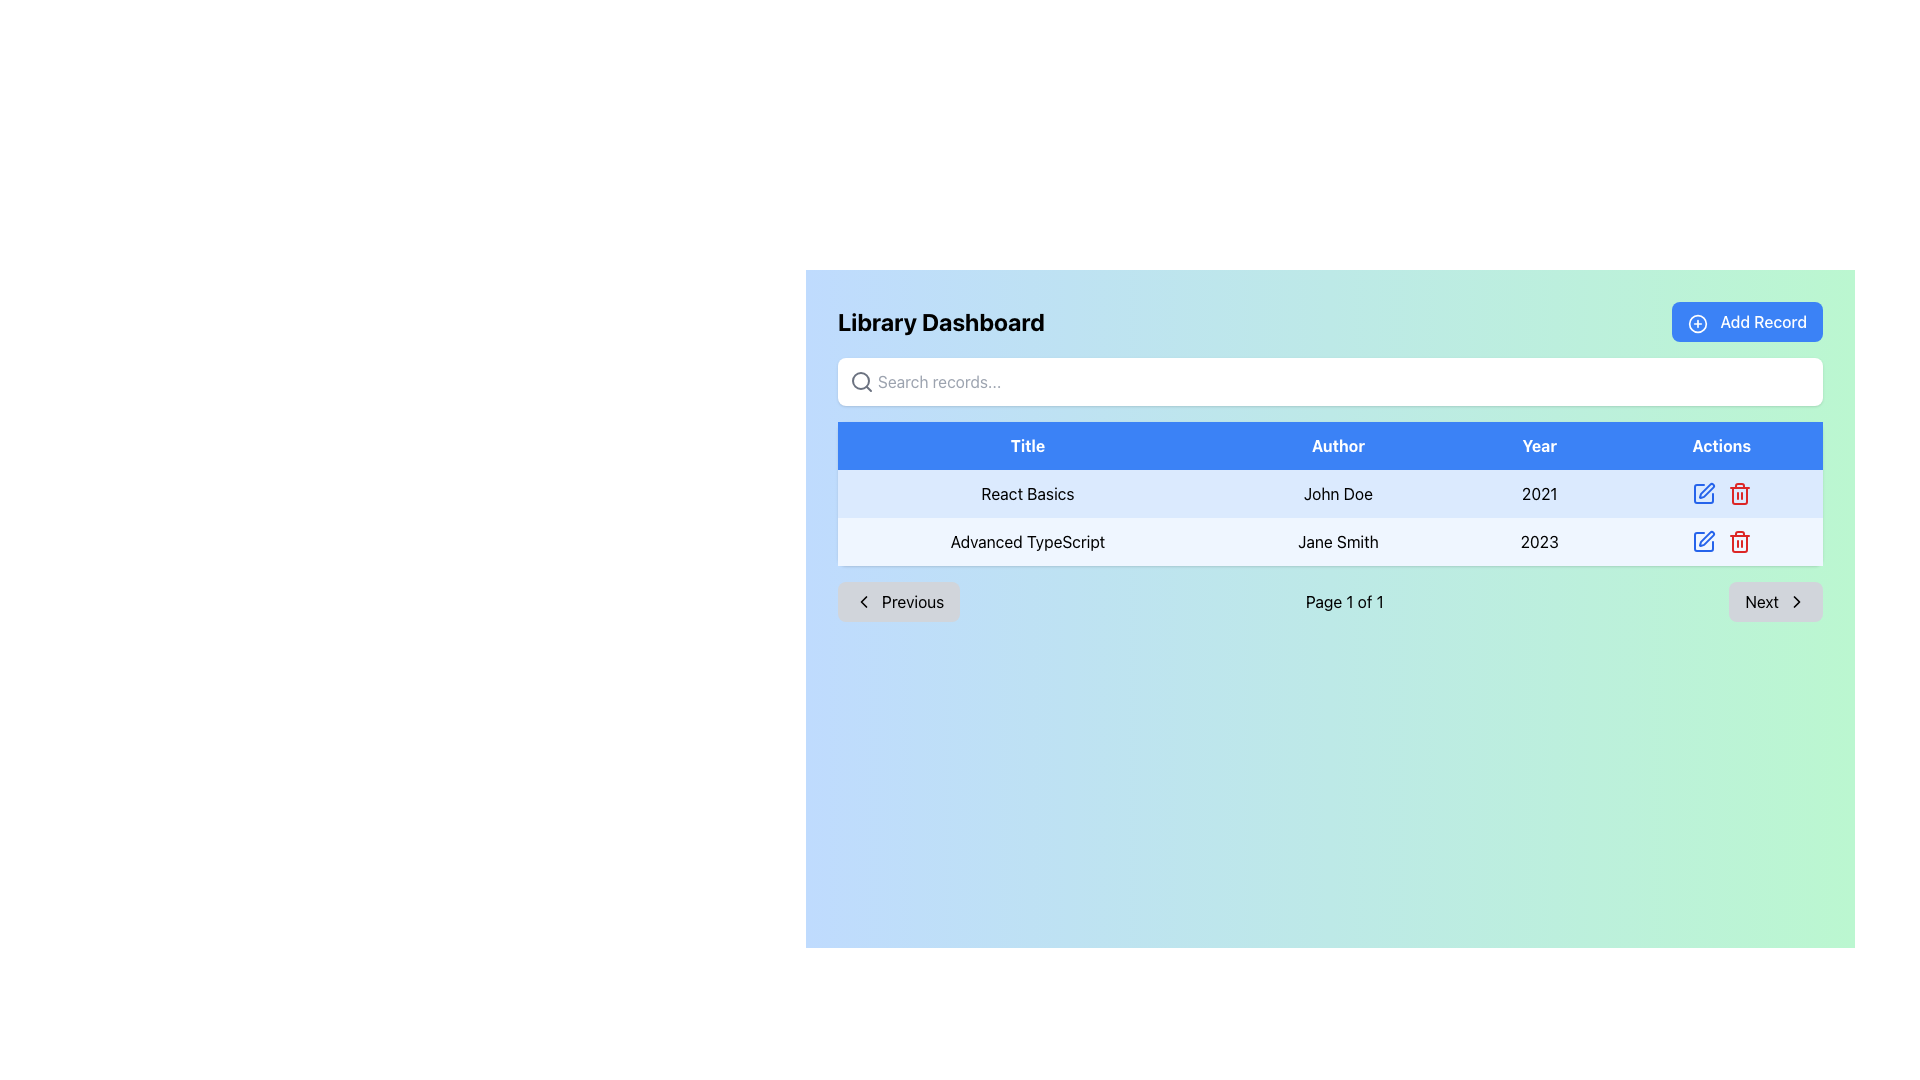  Describe the element at coordinates (1720, 445) in the screenshot. I see `the header cell for the 'Actions' column in the table, which is the fourth header cell located directly to the right of the 'Year' header cell` at that location.